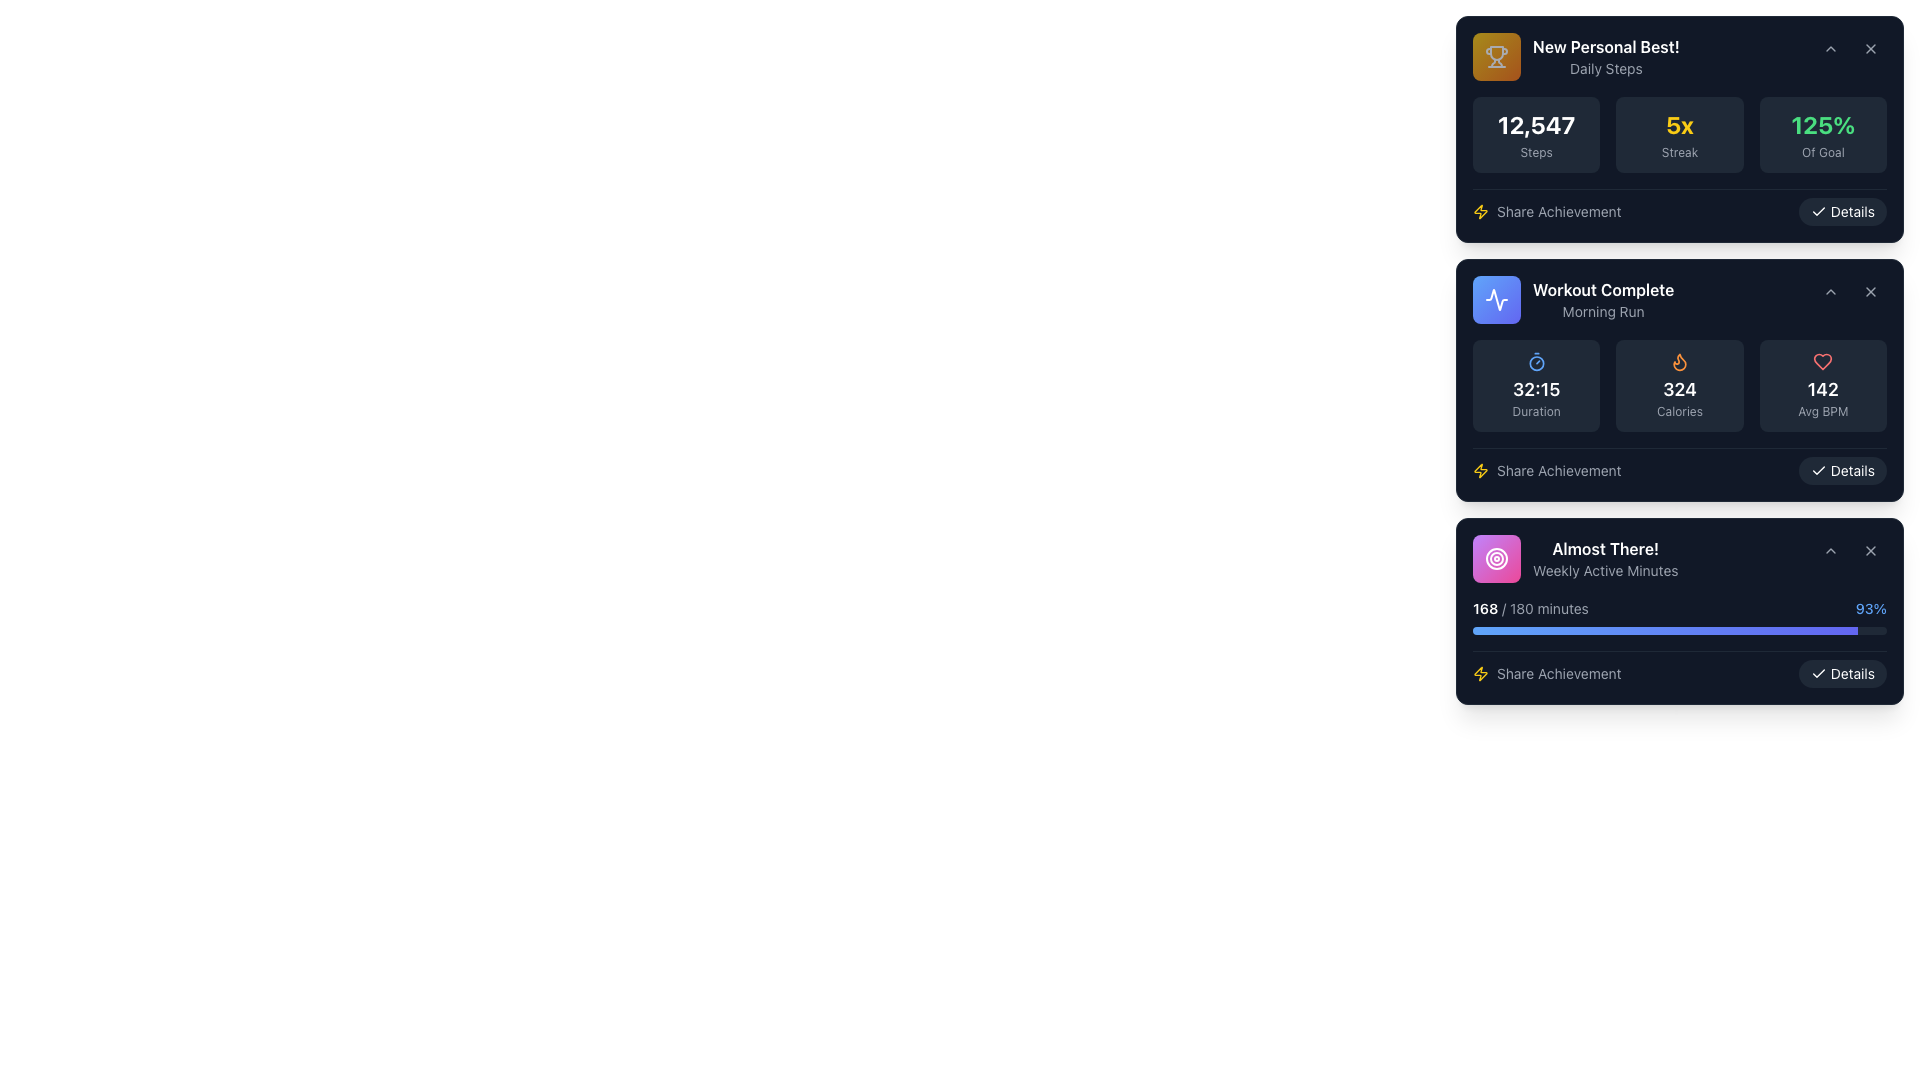 This screenshot has height=1080, width=1920. What do you see at coordinates (1680, 135) in the screenshot?
I see `displayed metrics from the informational display panel that shows total steps, current streak, and percentage of goal completion, located in the 'New Personal Best! Daily Steps' section` at bounding box center [1680, 135].